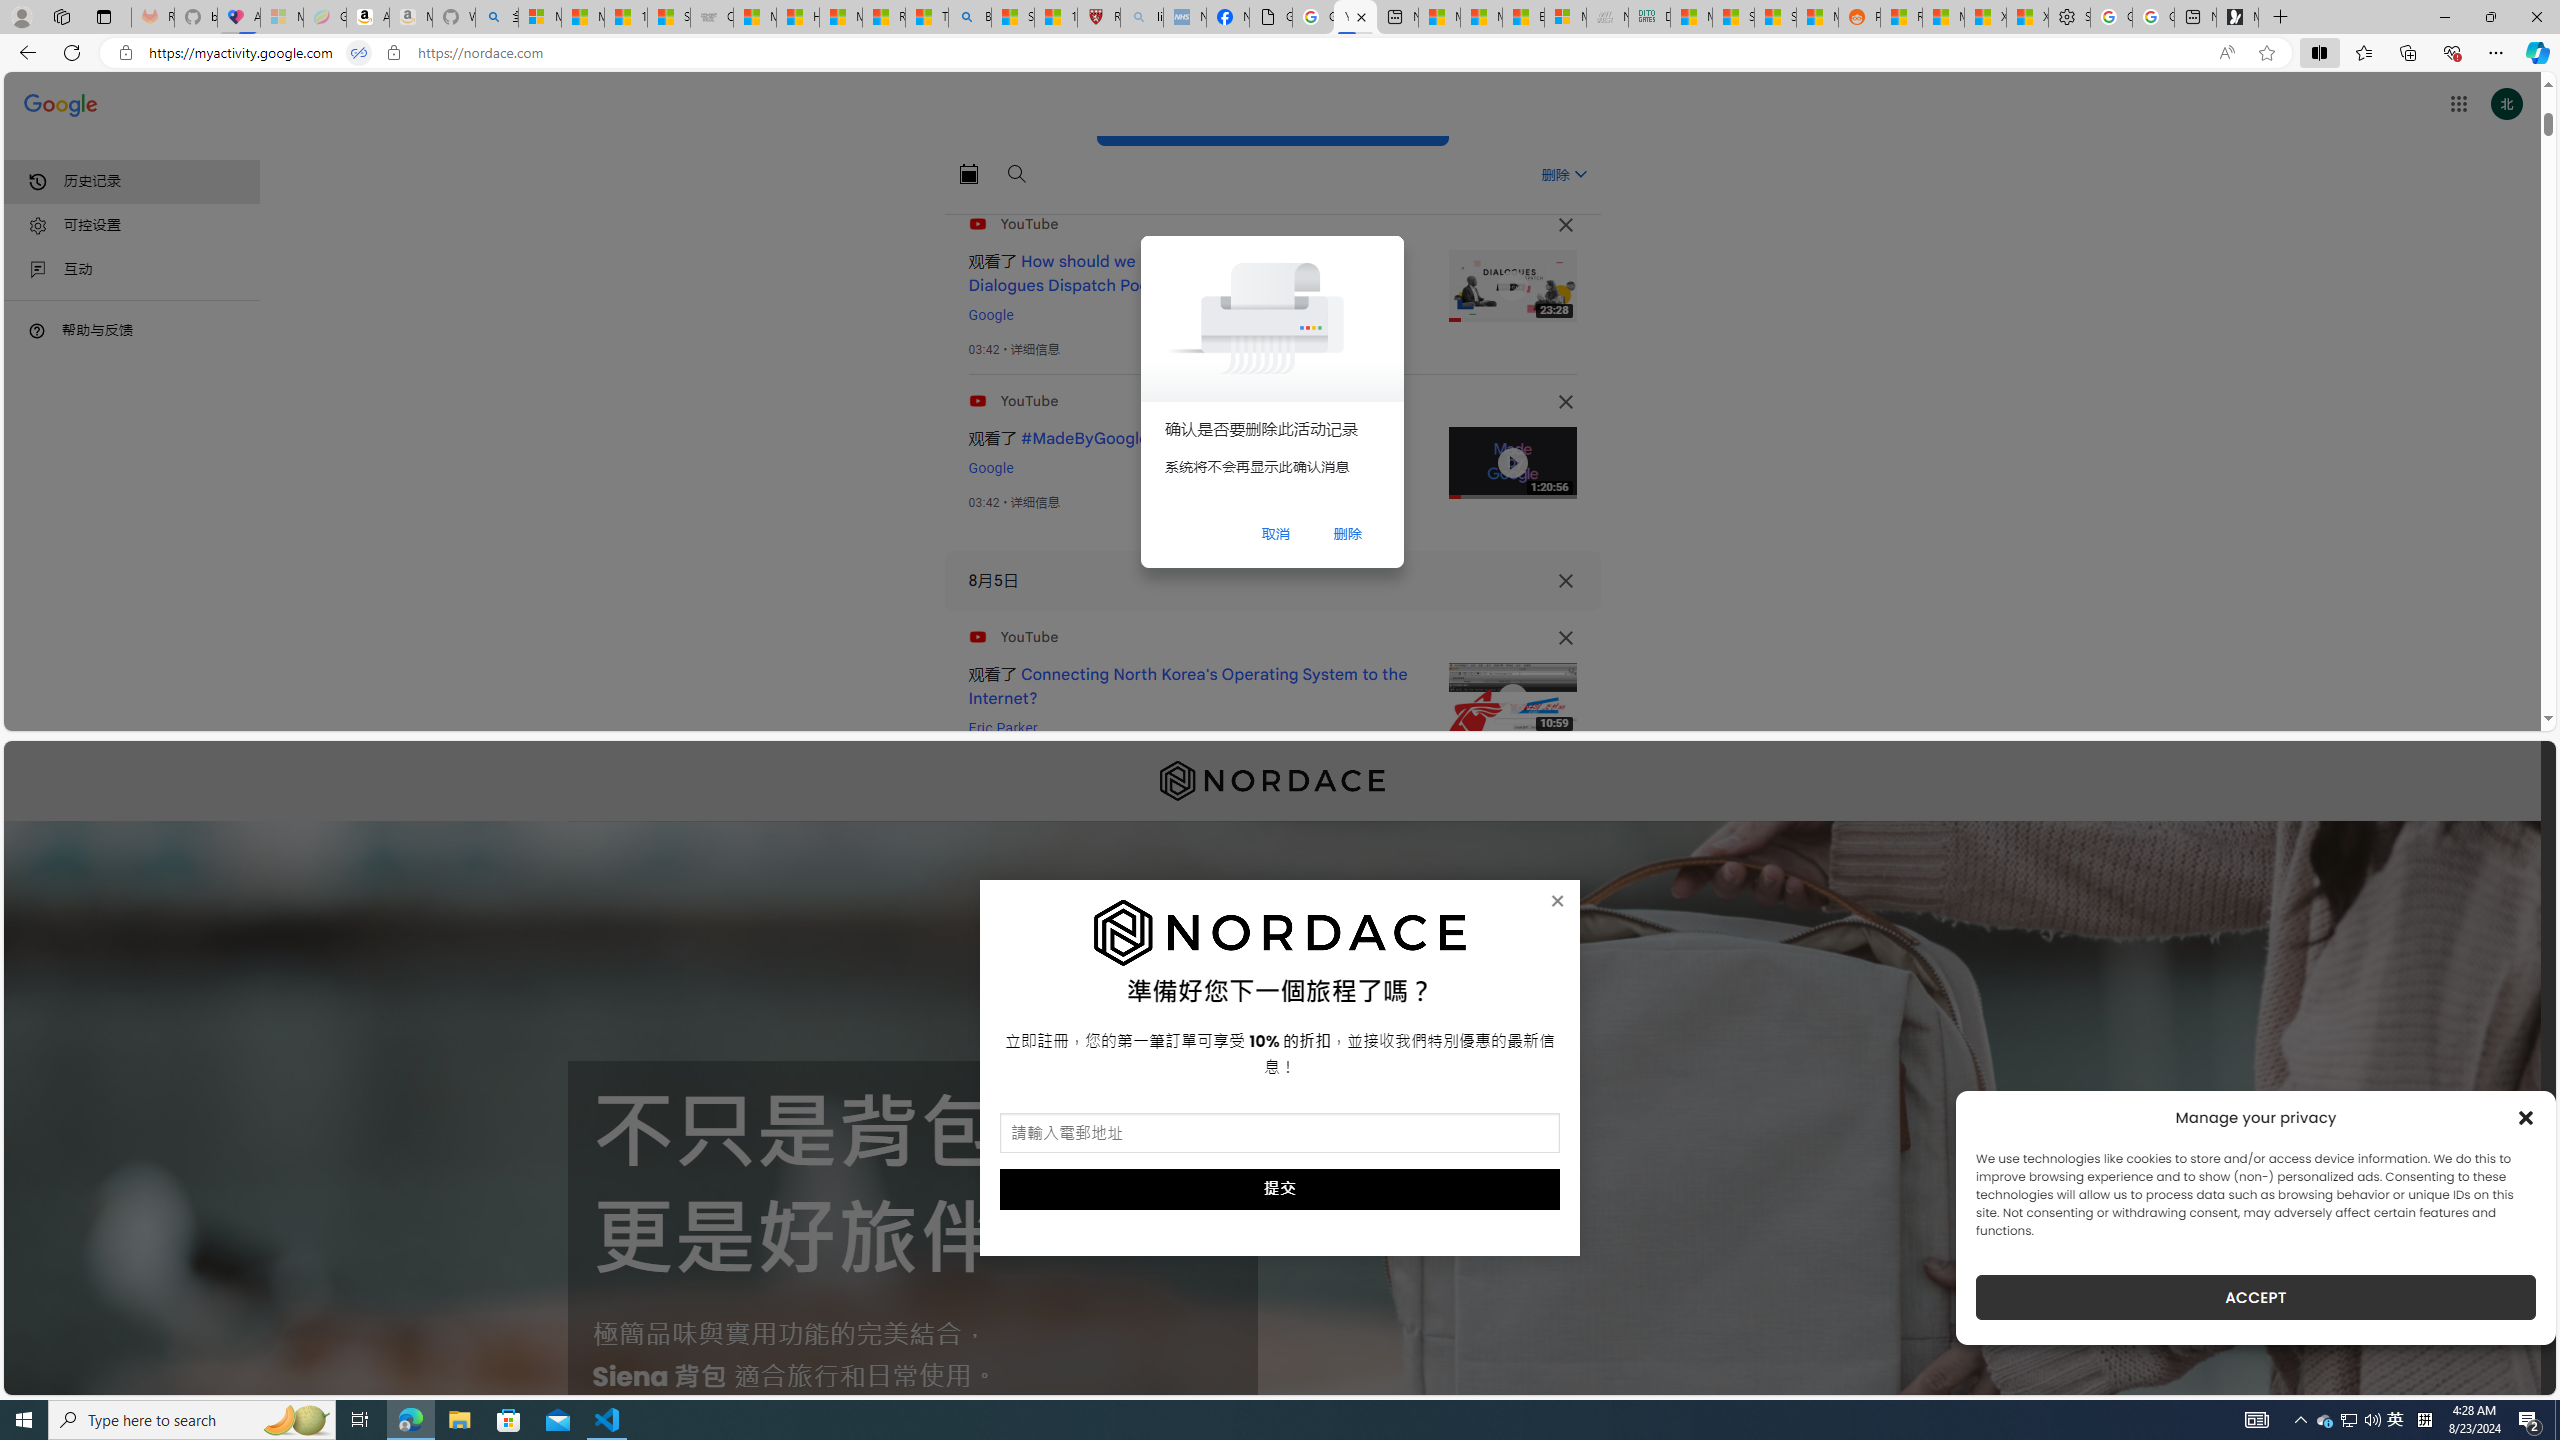  What do you see at coordinates (37, 269) in the screenshot?
I see `'Class: i2GIId'` at bounding box center [37, 269].